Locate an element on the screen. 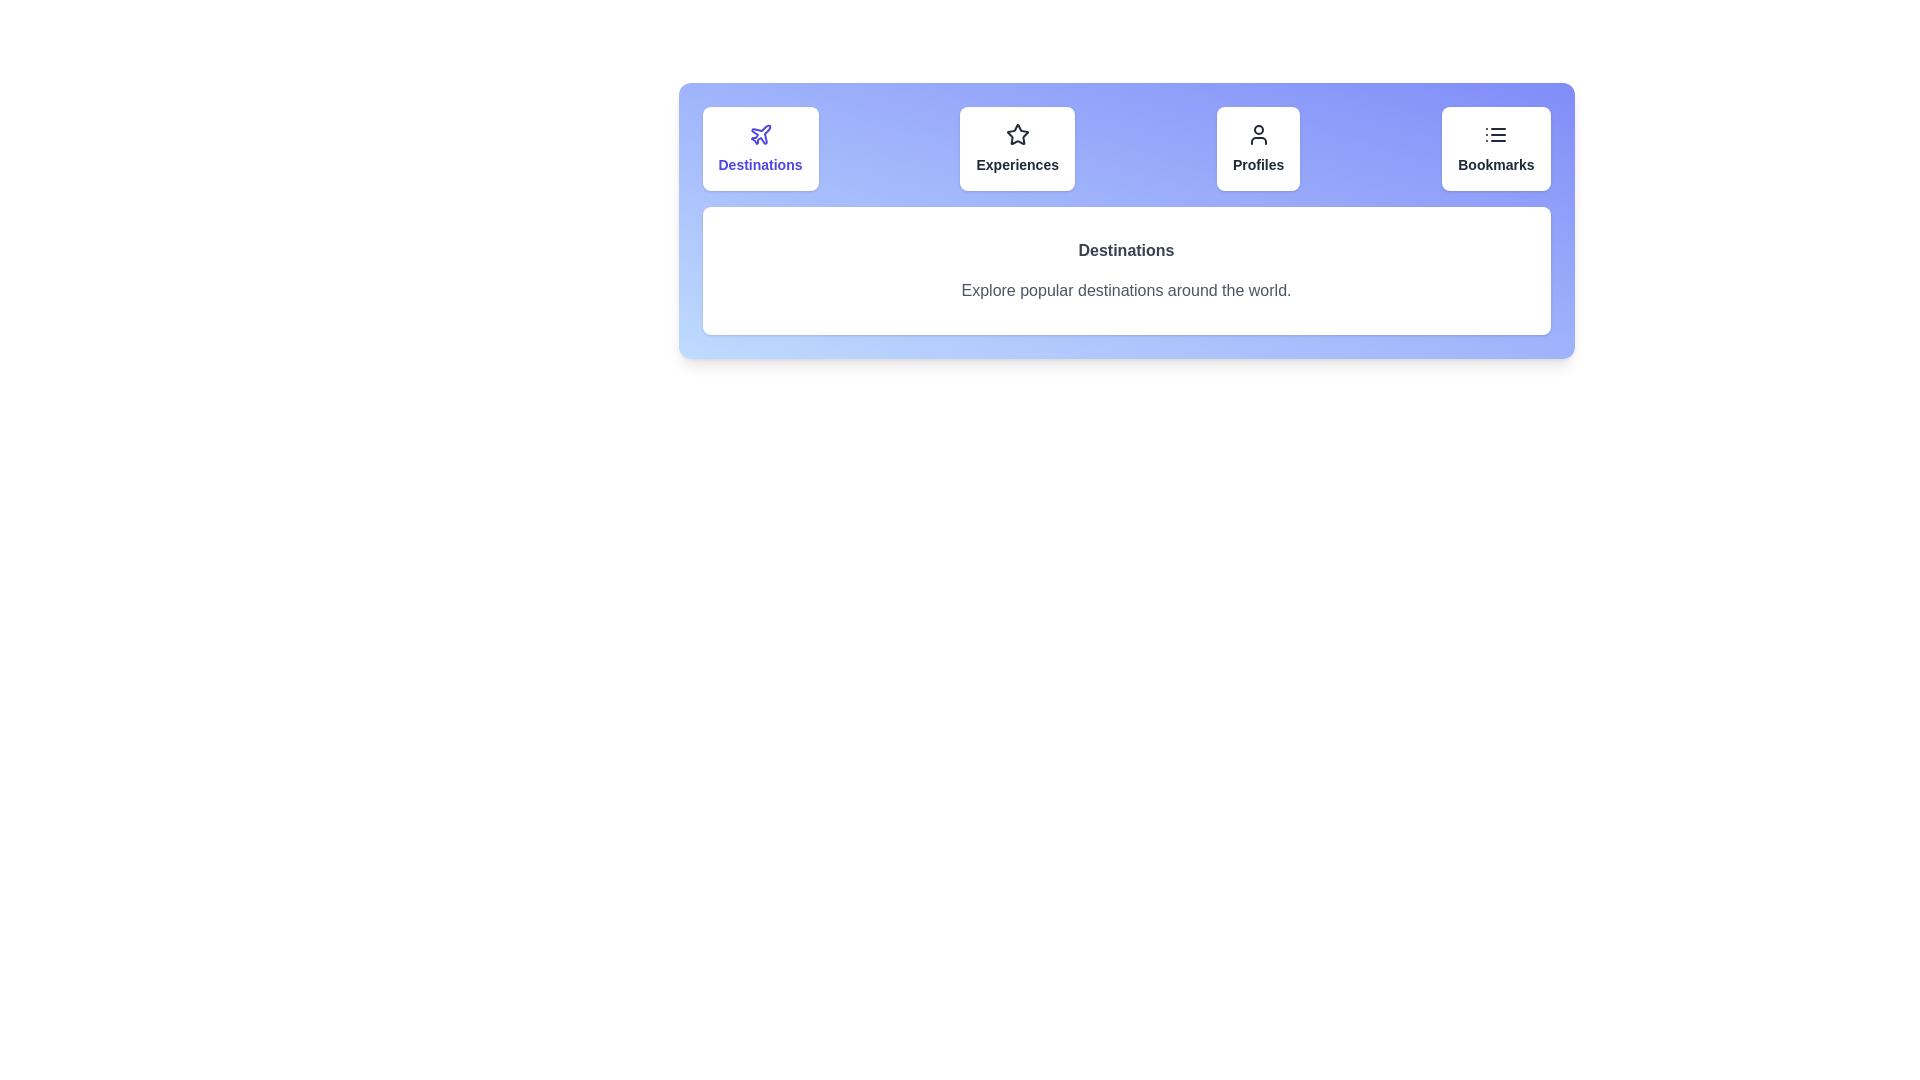 The width and height of the screenshot is (1920, 1080). the tab corresponding to Destinations is located at coordinates (759, 148).